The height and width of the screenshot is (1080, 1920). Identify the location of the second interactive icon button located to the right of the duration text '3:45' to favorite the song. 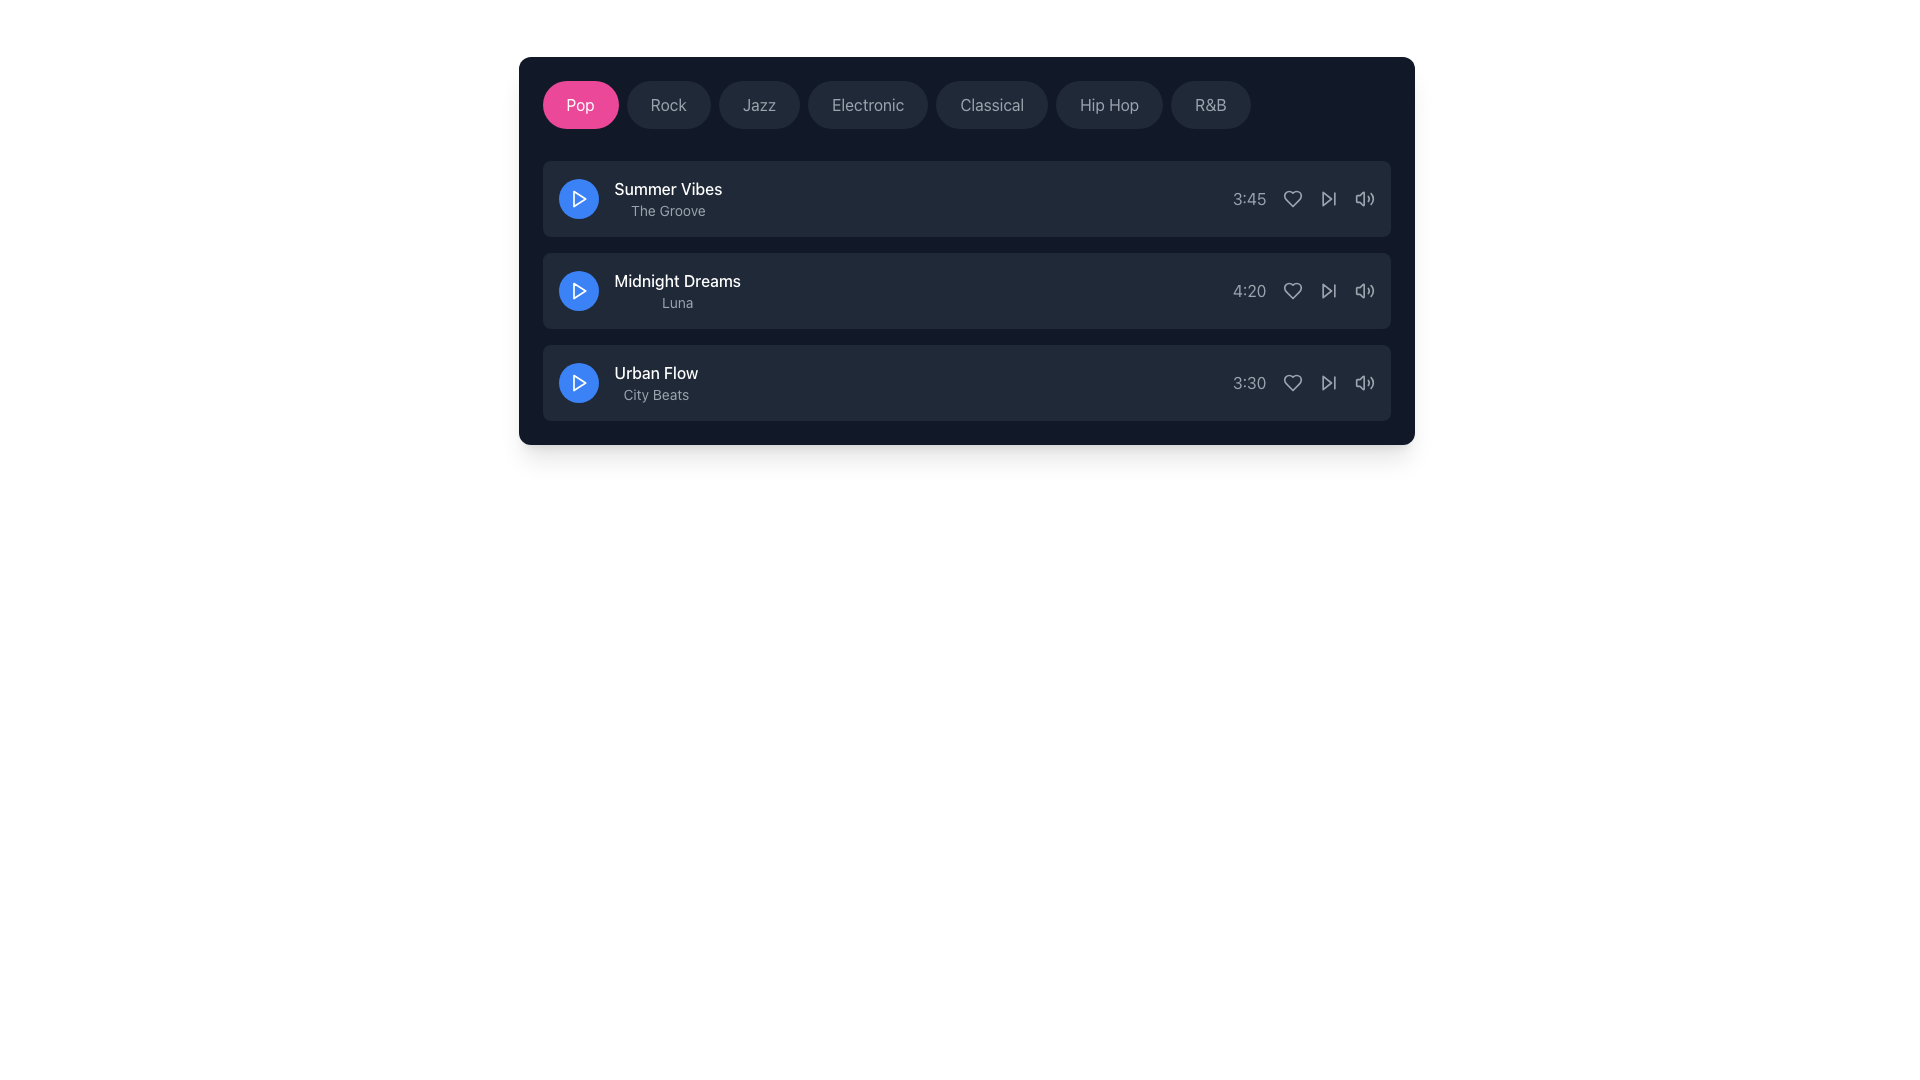
(1292, 199).